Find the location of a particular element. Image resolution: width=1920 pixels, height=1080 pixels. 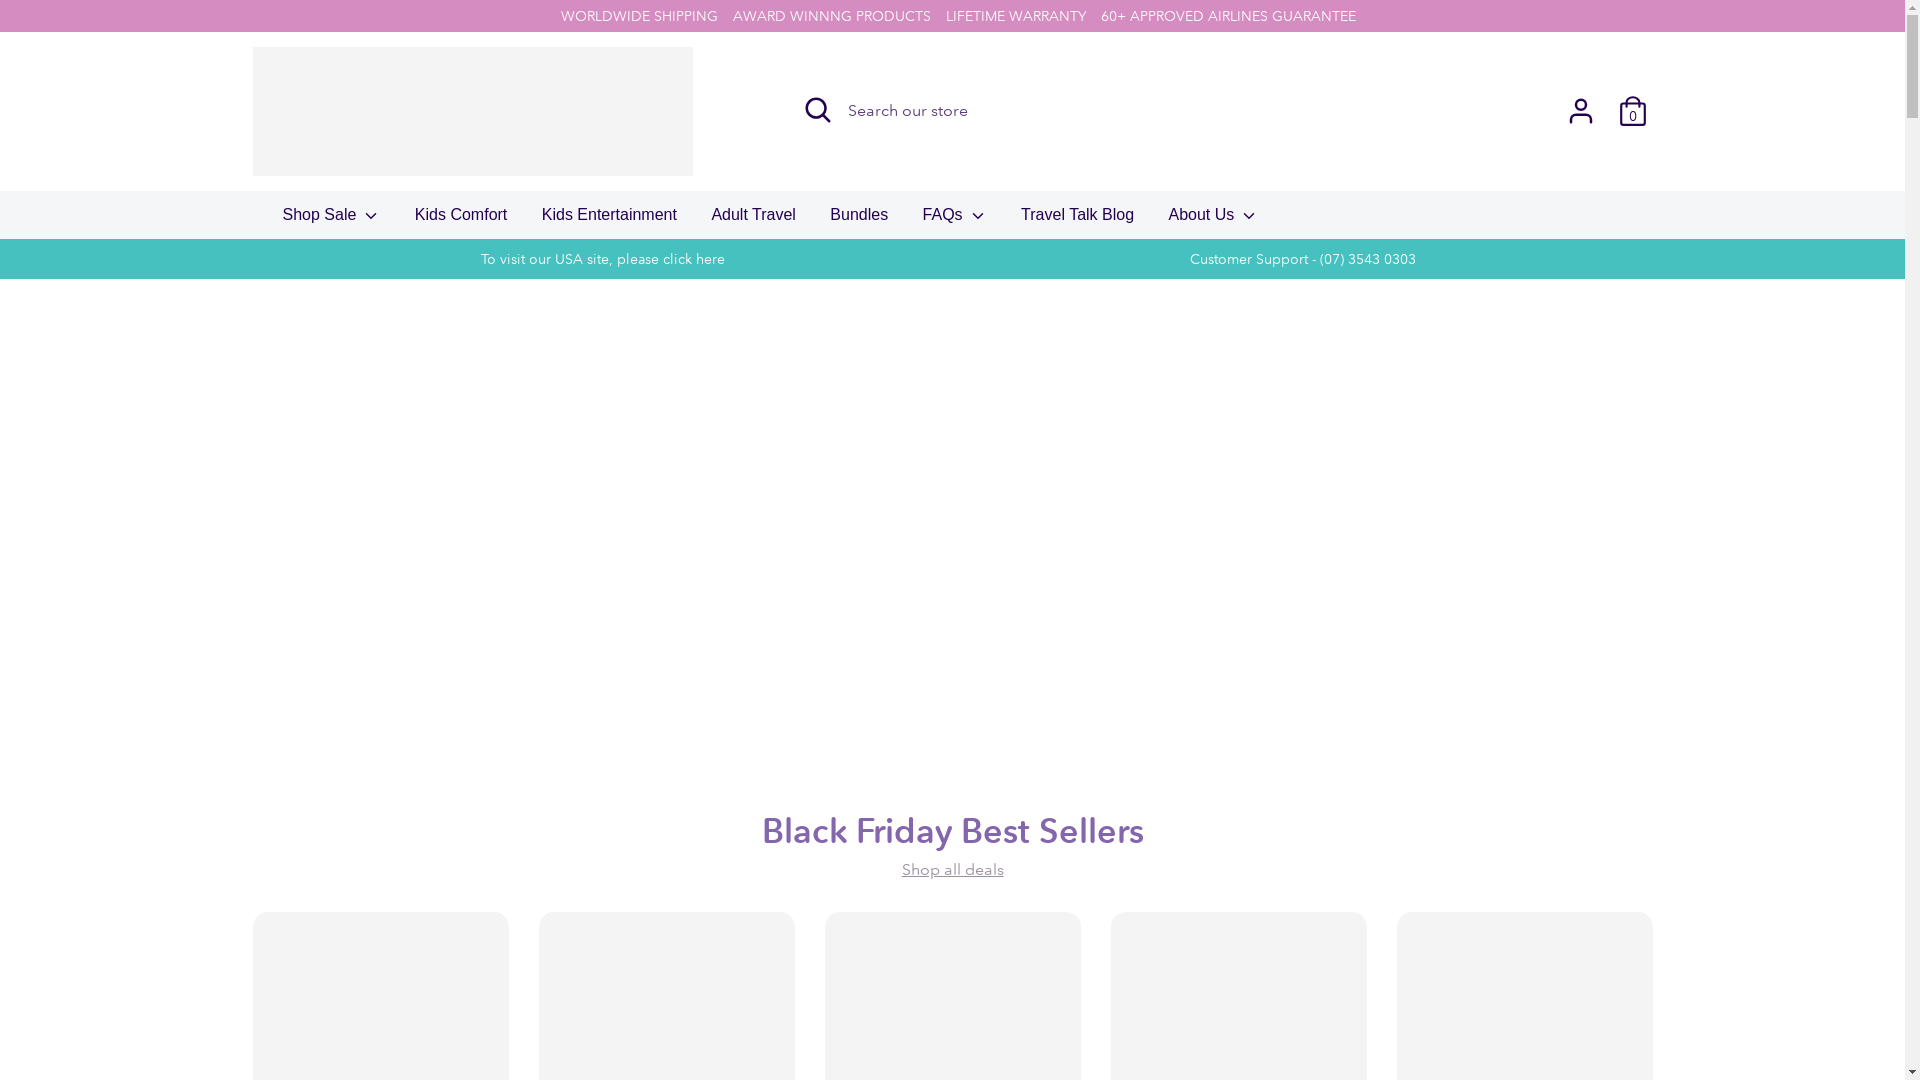

'Kids Entertainment' is located at coordinates (527, 220).